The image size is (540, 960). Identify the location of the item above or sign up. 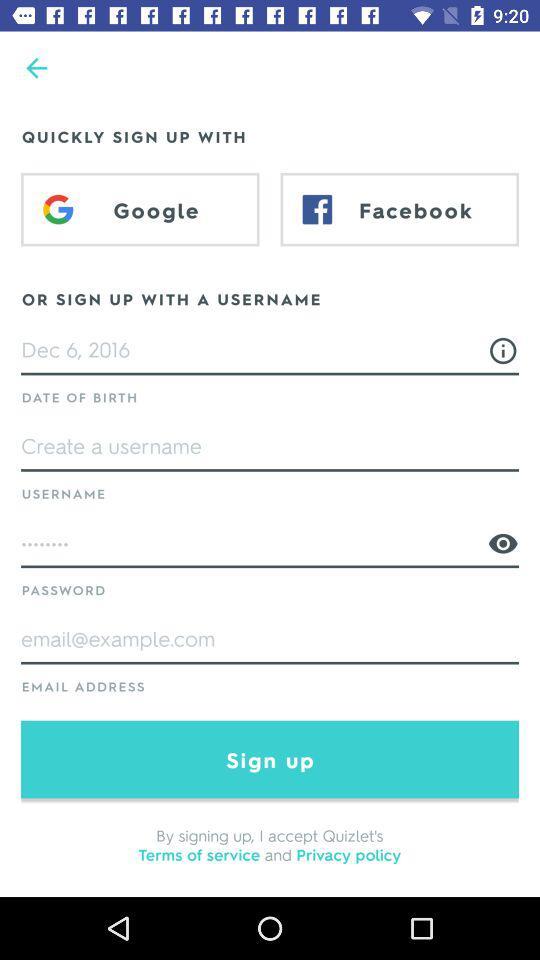
(399, 209).